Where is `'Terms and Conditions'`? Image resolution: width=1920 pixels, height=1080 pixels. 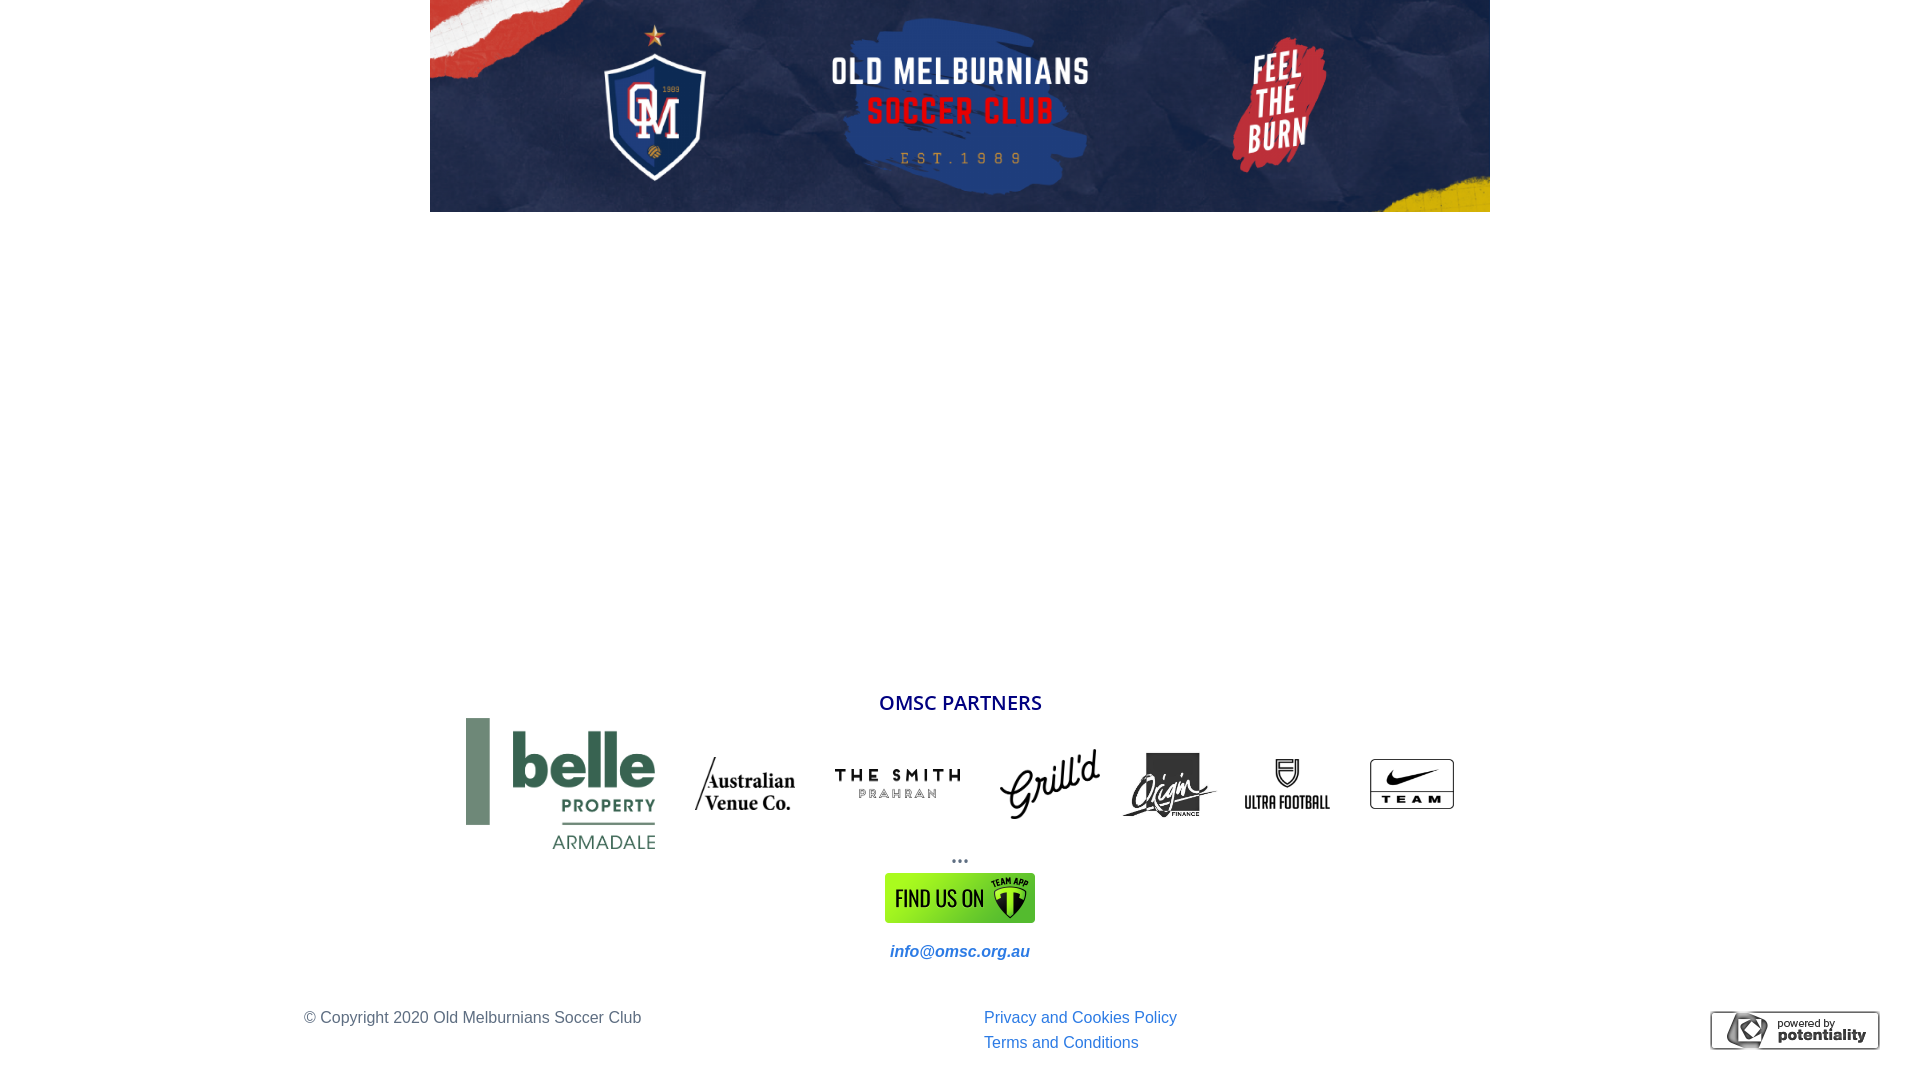 'Terms and Conditions' is located at coordinates (1060, 1041).